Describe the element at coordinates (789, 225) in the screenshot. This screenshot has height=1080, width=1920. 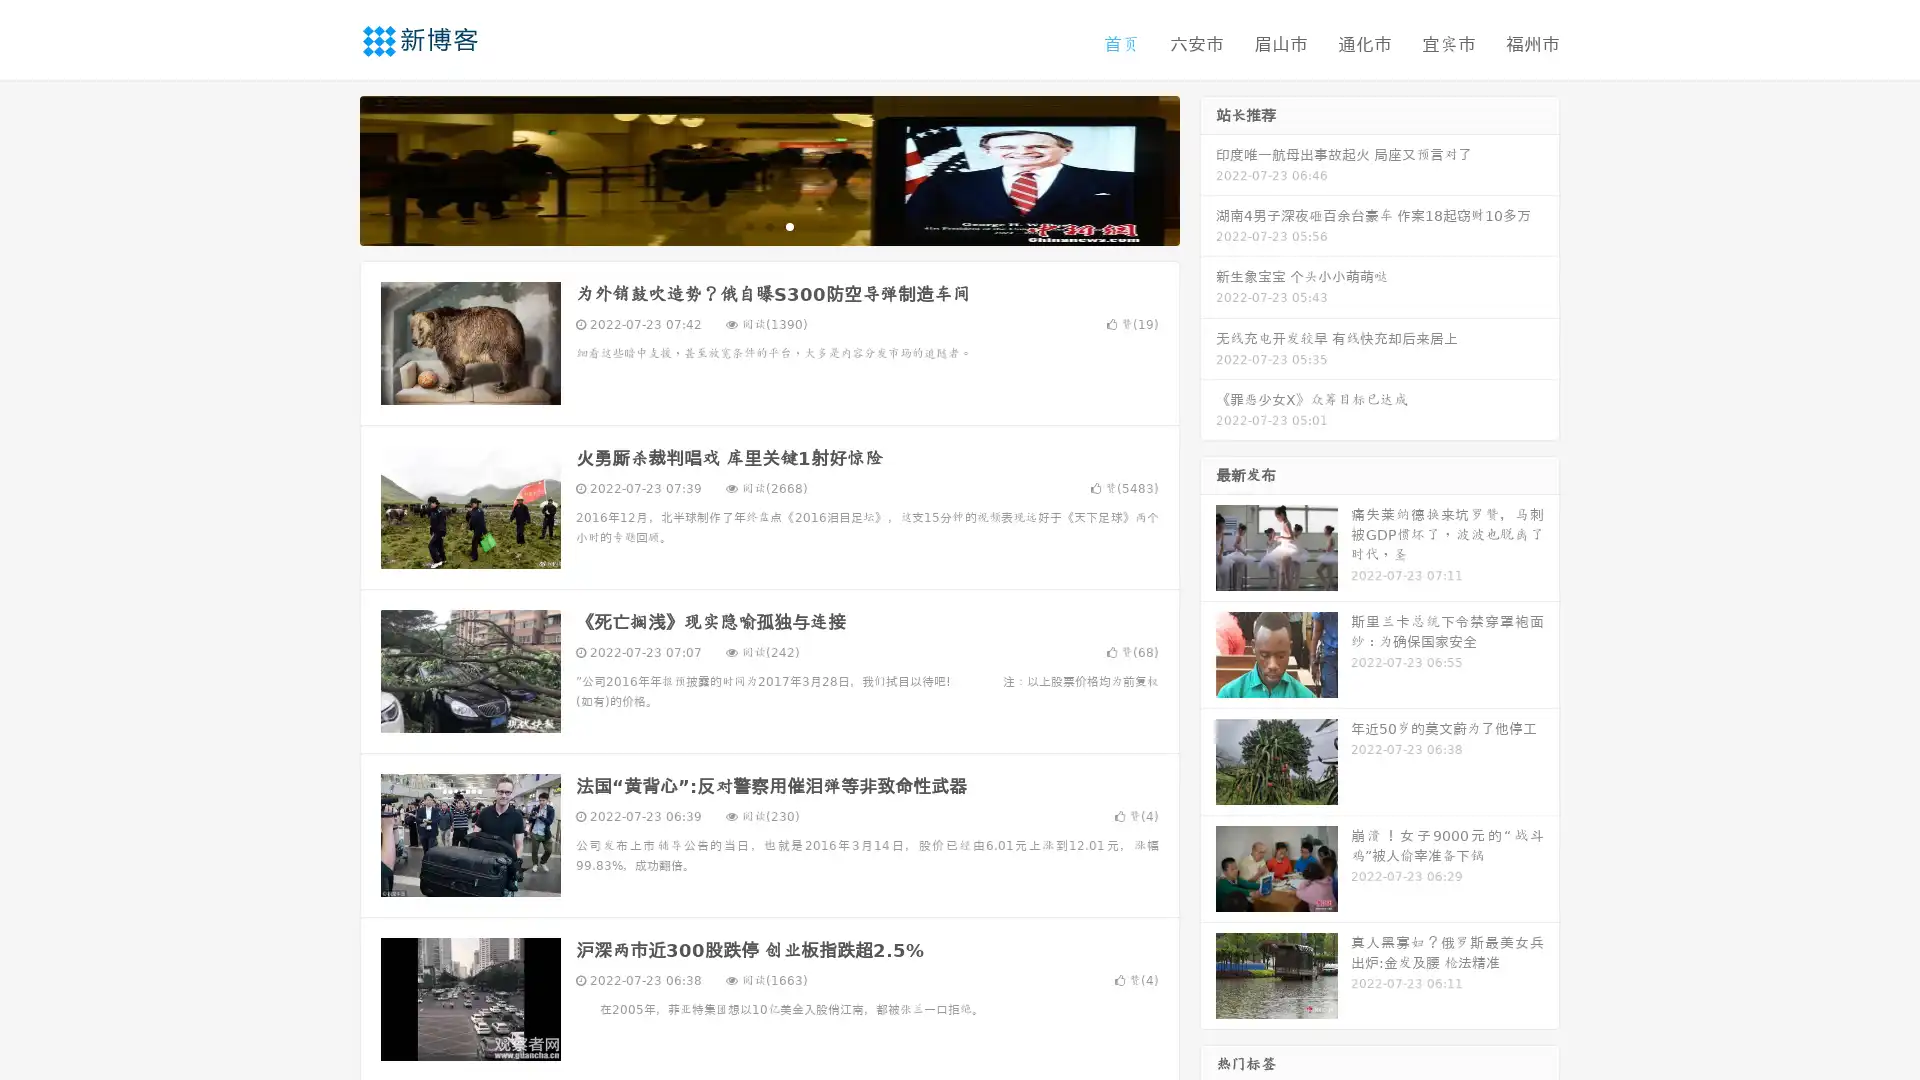
I see `Go to slide 3` at that location.